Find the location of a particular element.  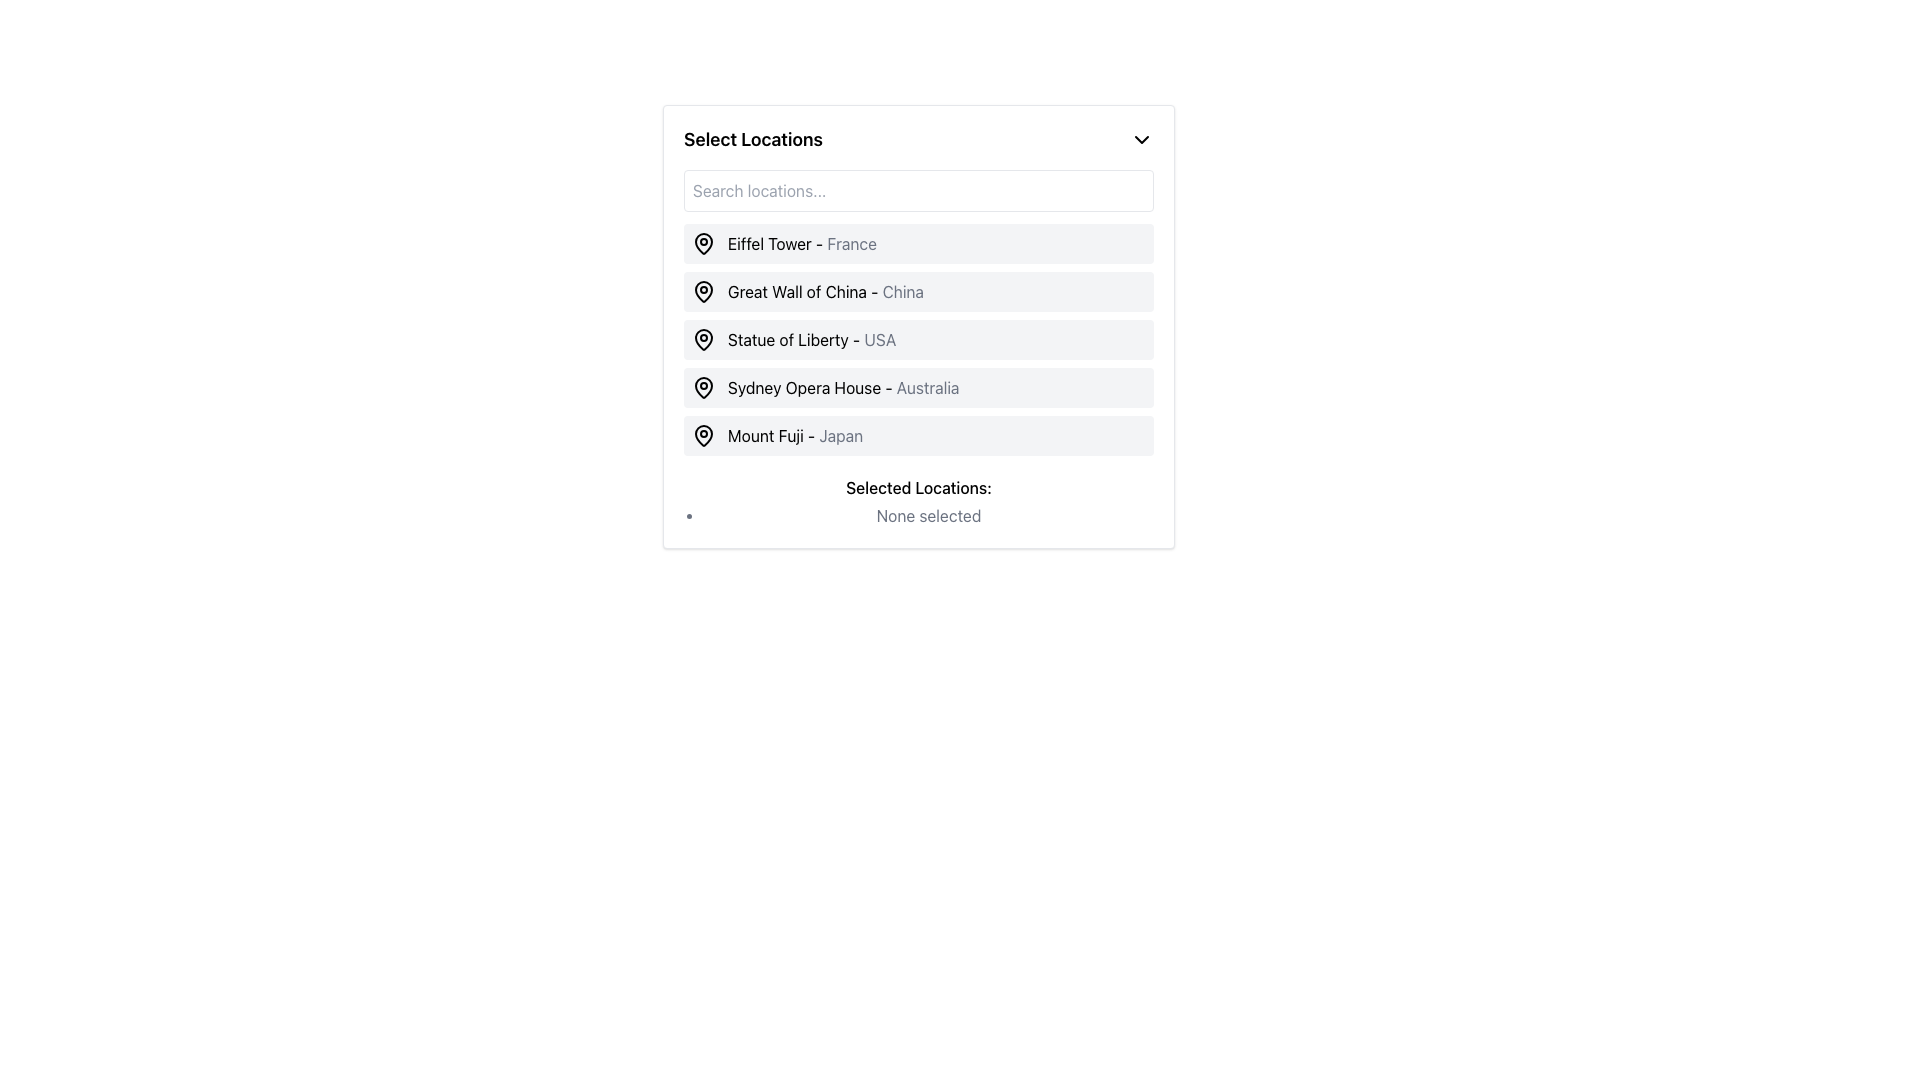

the text label displaying 'Japan' in the dropdown menu labeled 'Select Locations', which is styled in gray and part of the list item for 'Mount Fuji' is located at coordinates (841, 434).